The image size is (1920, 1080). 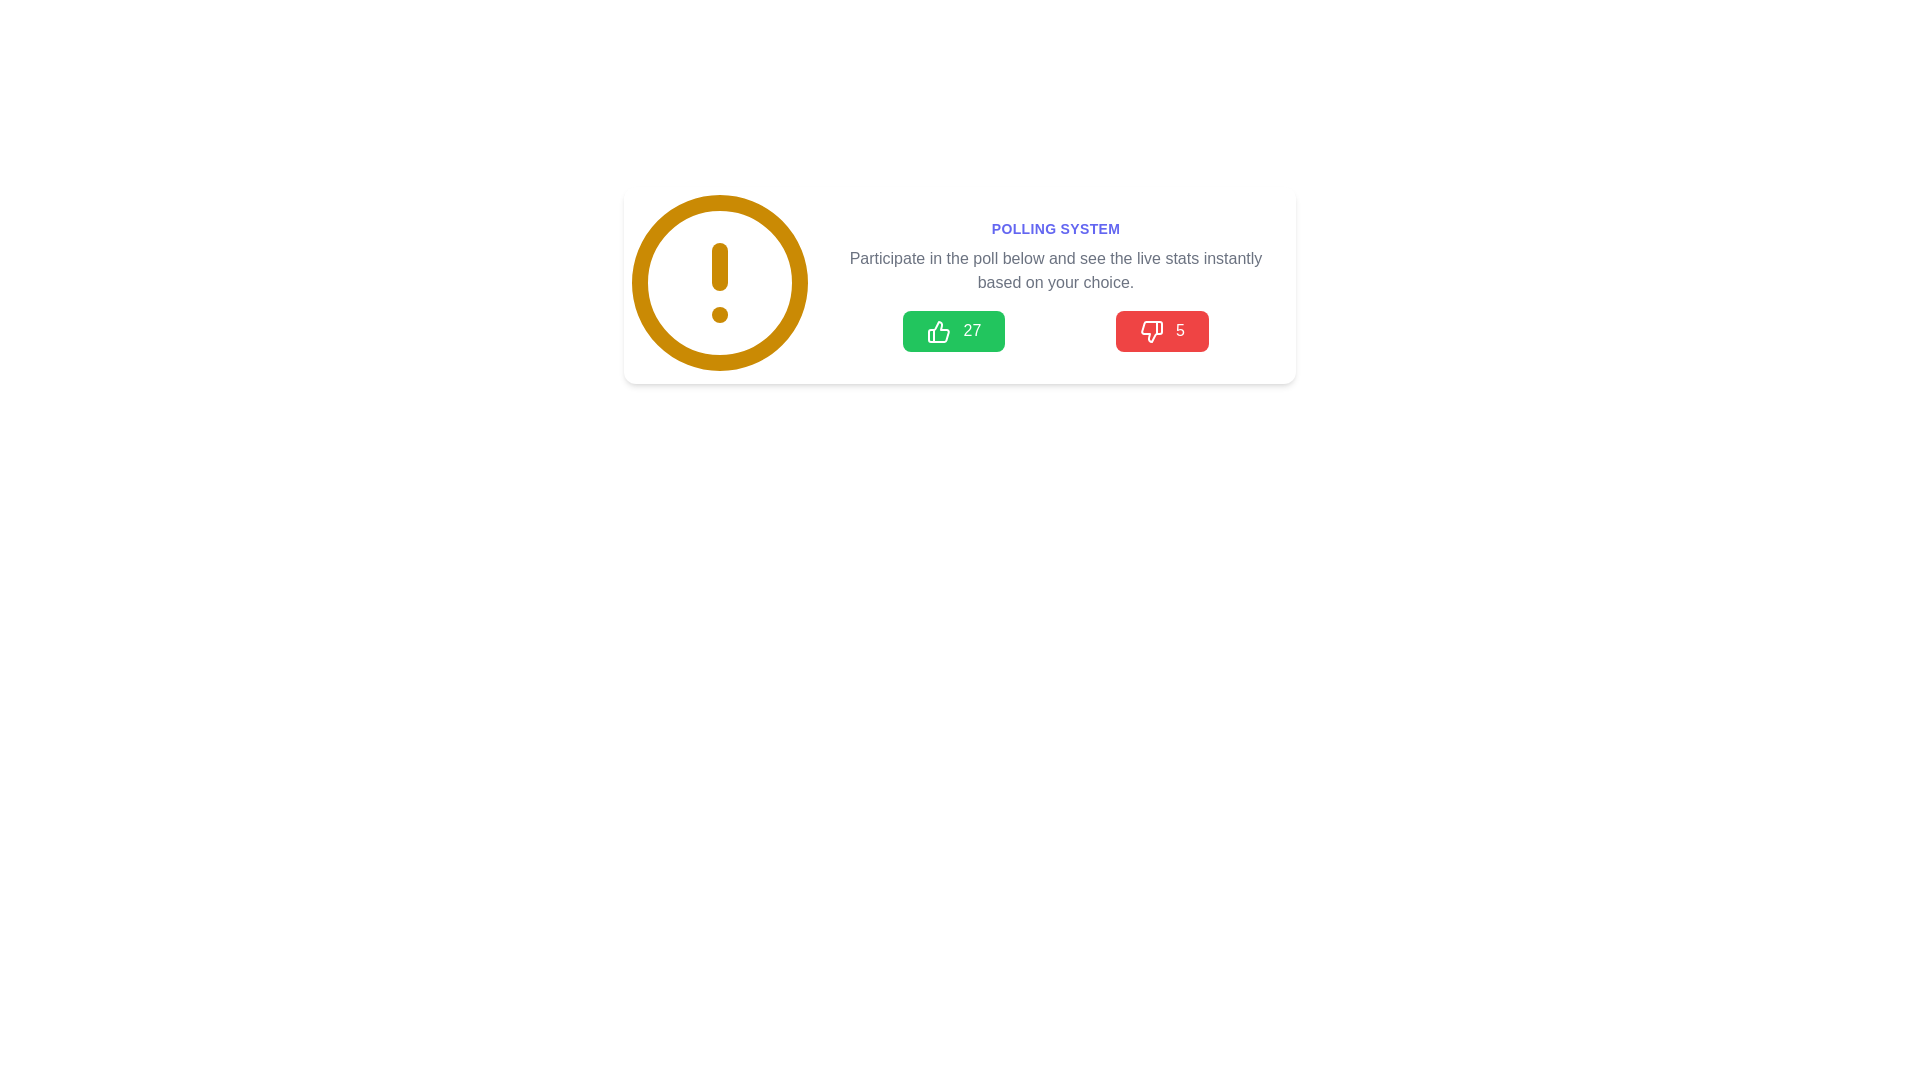 I want to click on the thumbs-up SVG icon with a green circular background located within a green button on the left side of the button group under the poll description, so click(x=938, y=330).